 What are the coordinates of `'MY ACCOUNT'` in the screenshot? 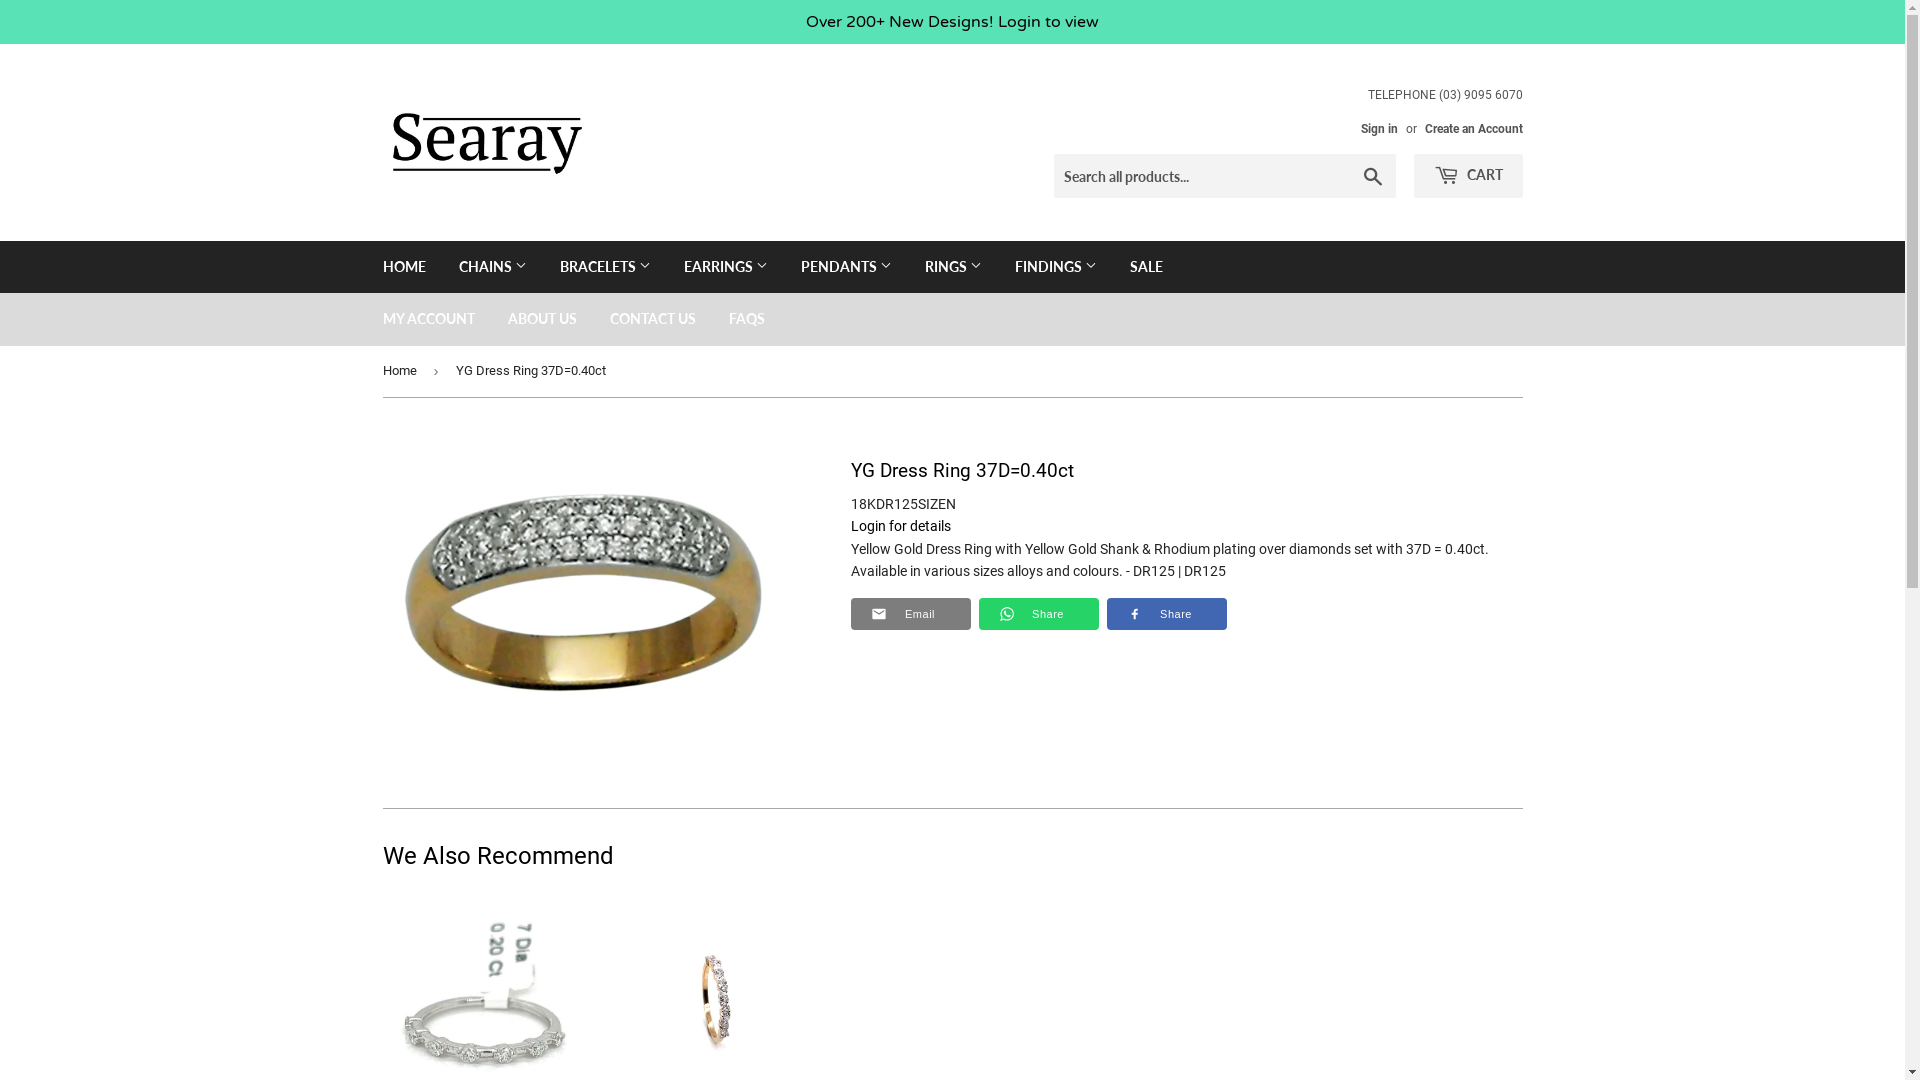 It's located at (368, 318).